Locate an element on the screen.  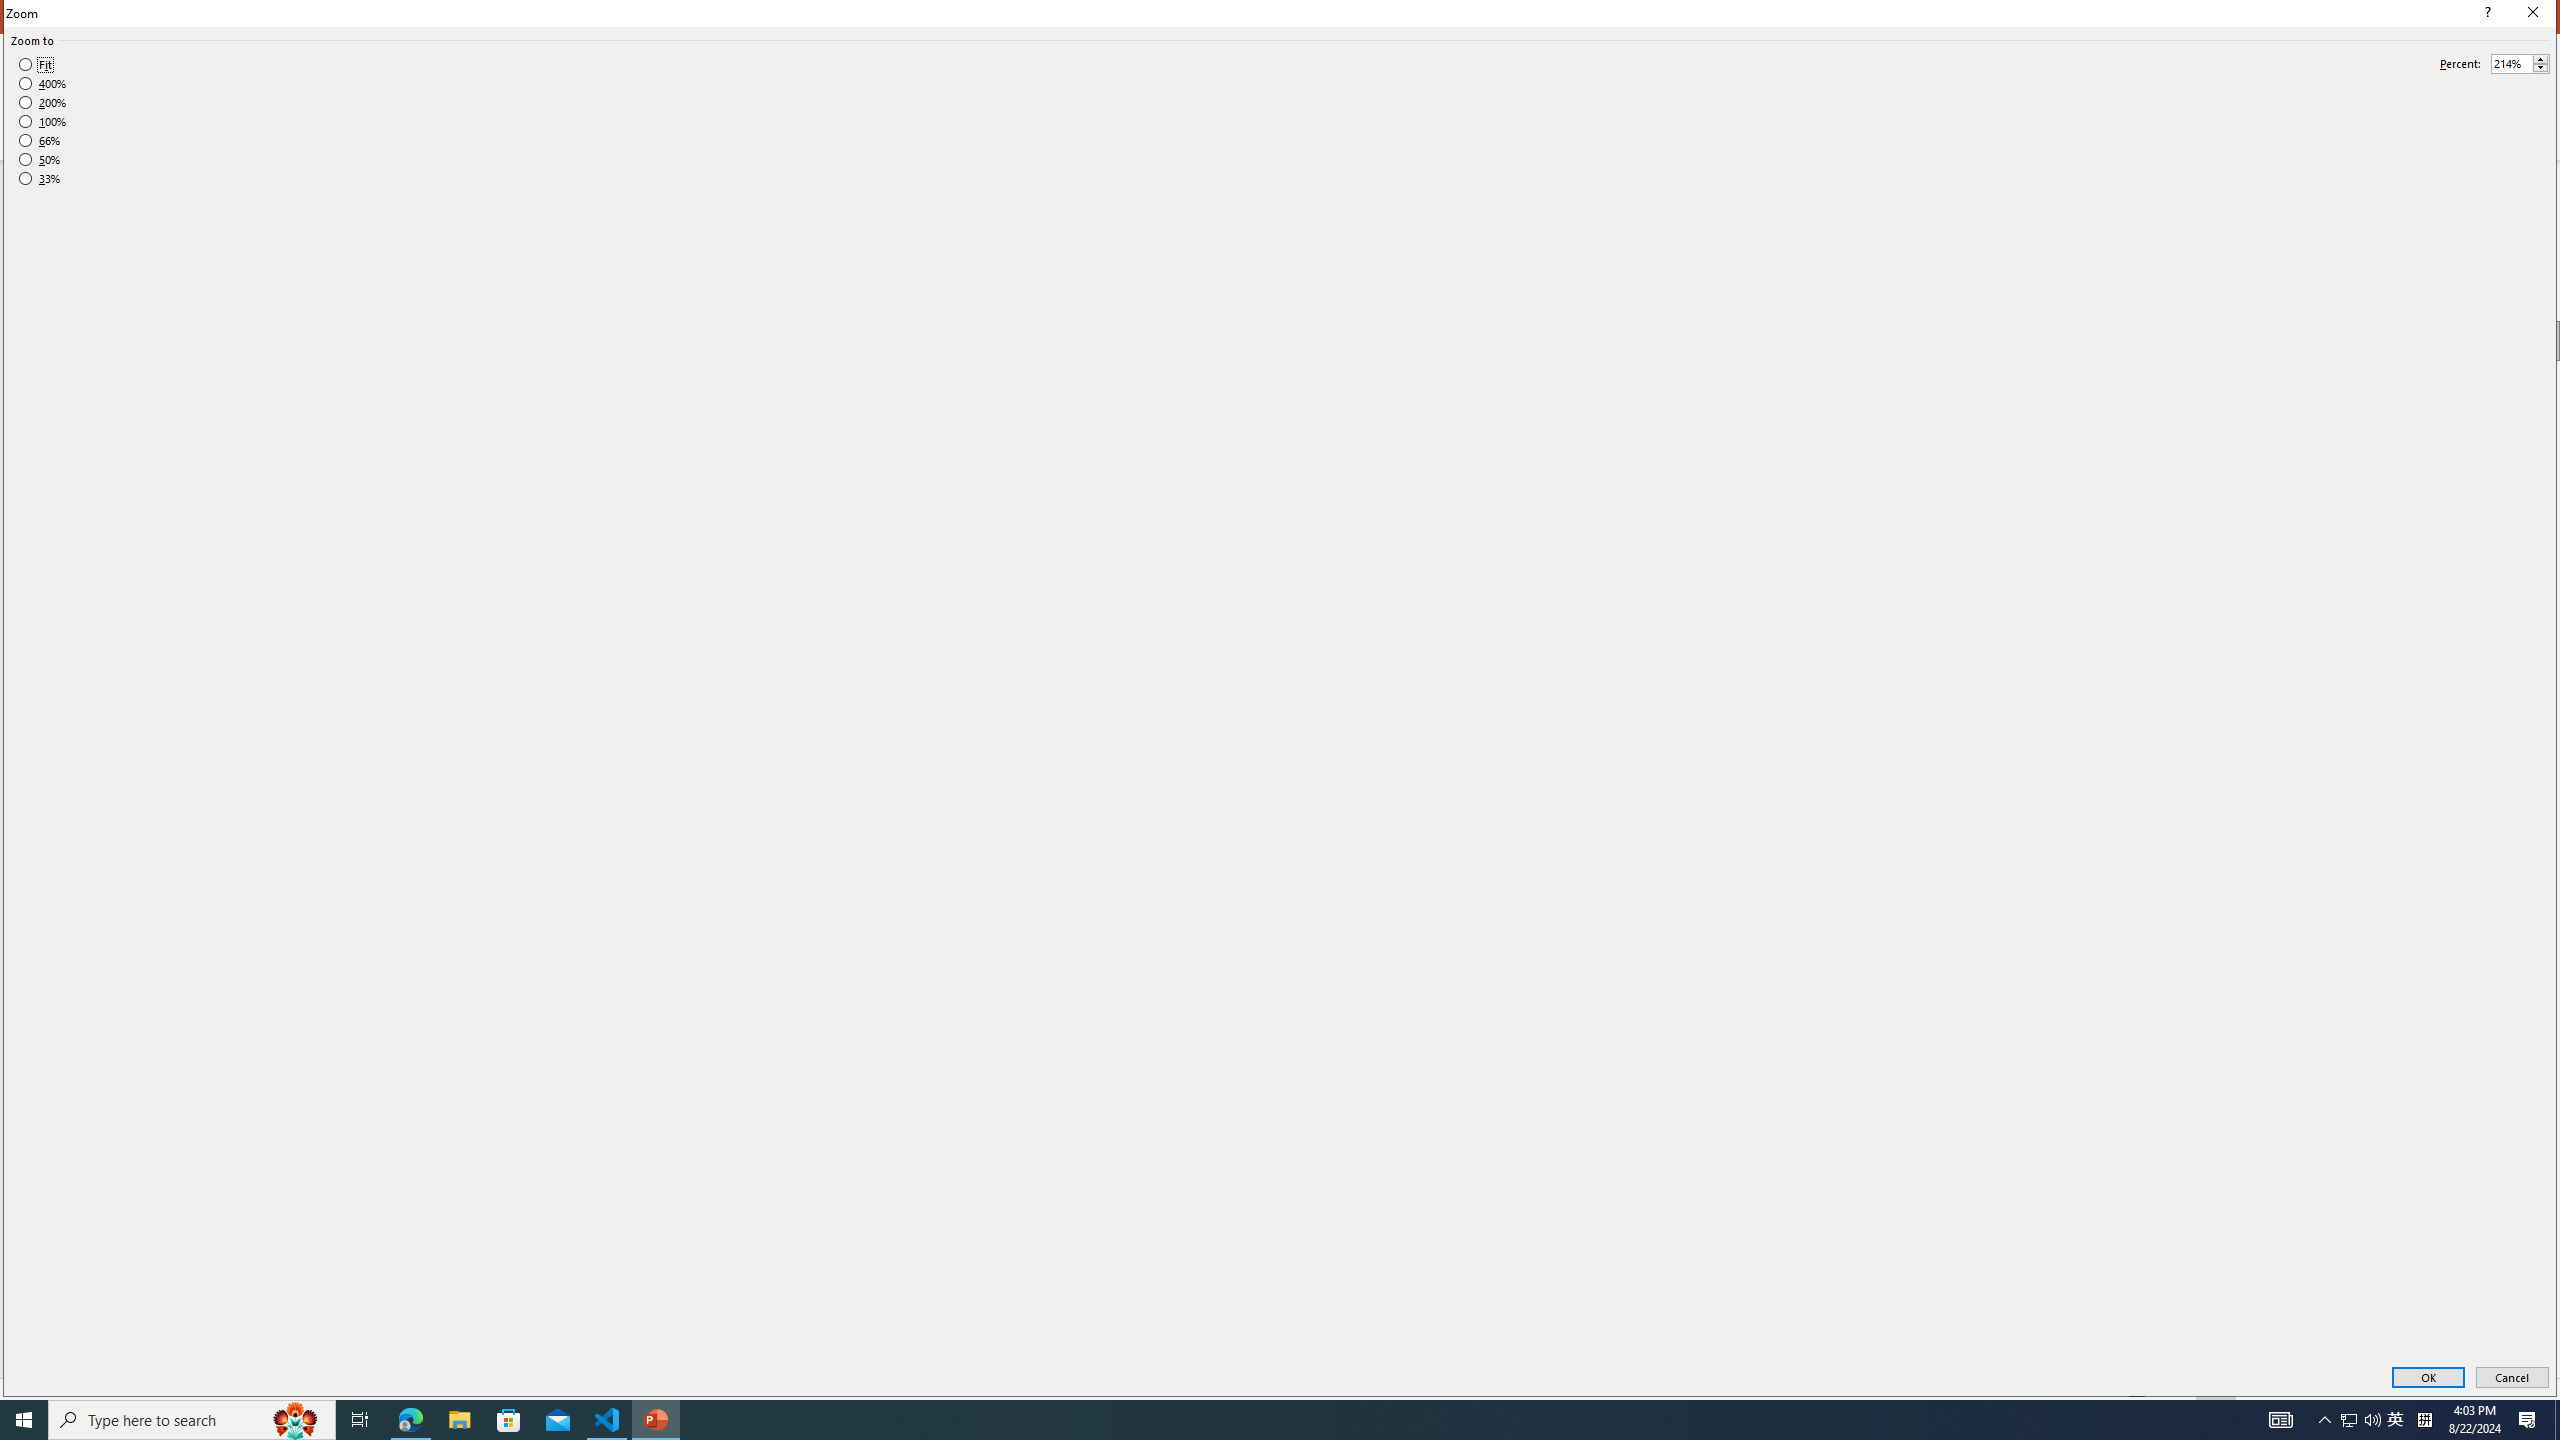
'33%' is located at coordinates (38, 179).